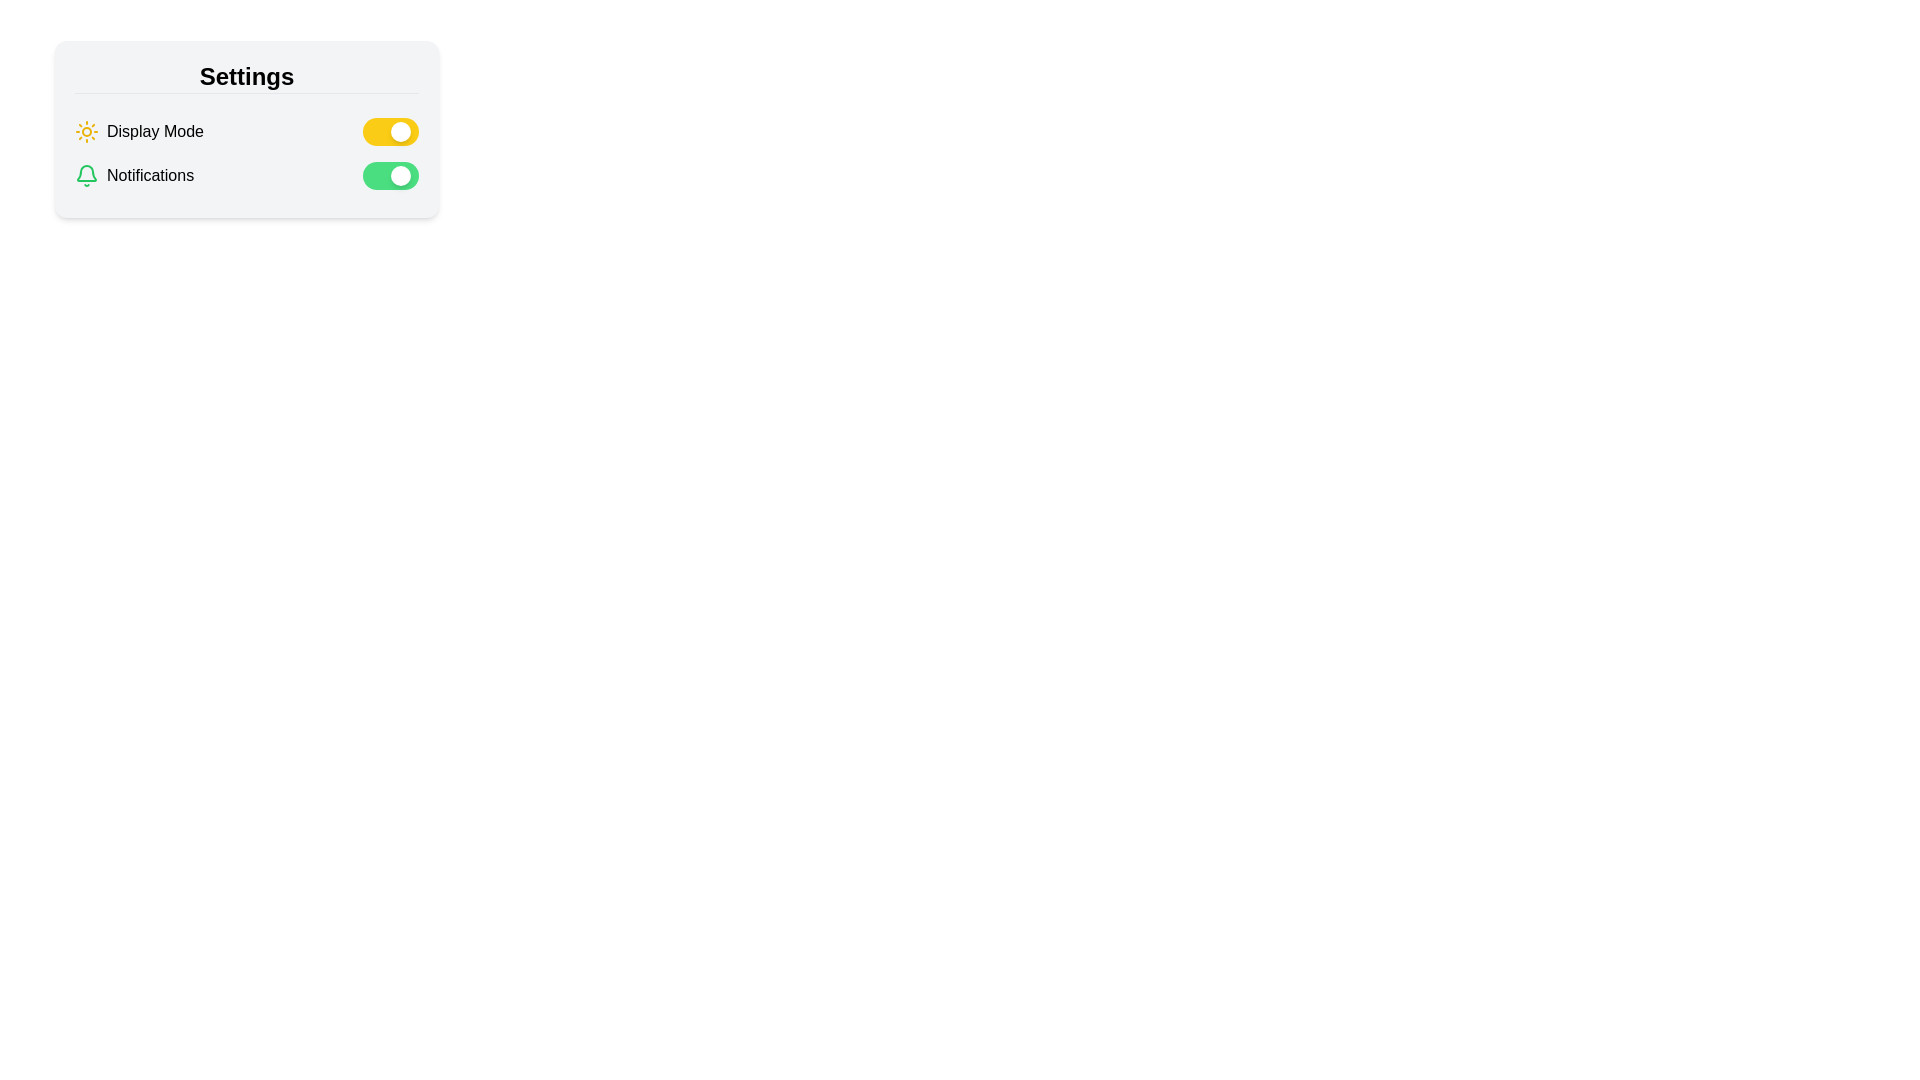 The image size is (1920, 1080). Describe the element at coordinates (85, 131) in the screenshot. I see `the yellow sun icon representing the current display mode setting, located to the left of the 'Display Mode' label` at that location.